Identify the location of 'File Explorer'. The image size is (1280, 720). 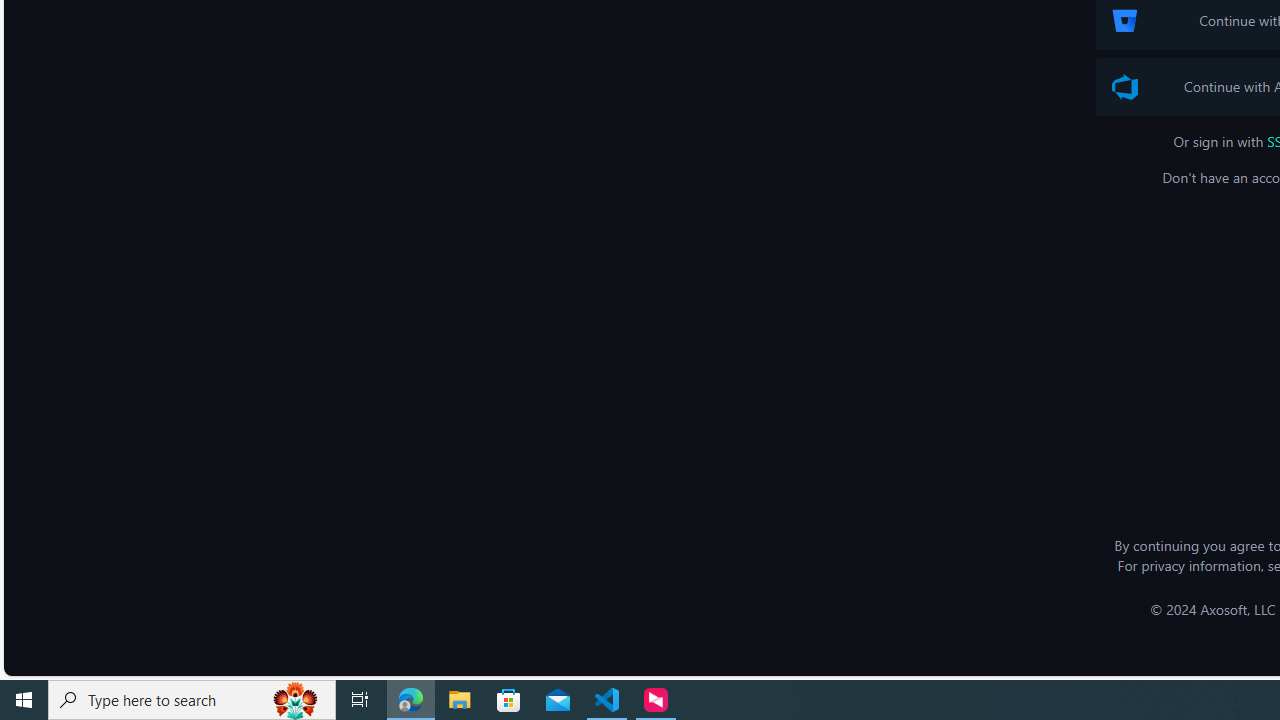
(459, 698).